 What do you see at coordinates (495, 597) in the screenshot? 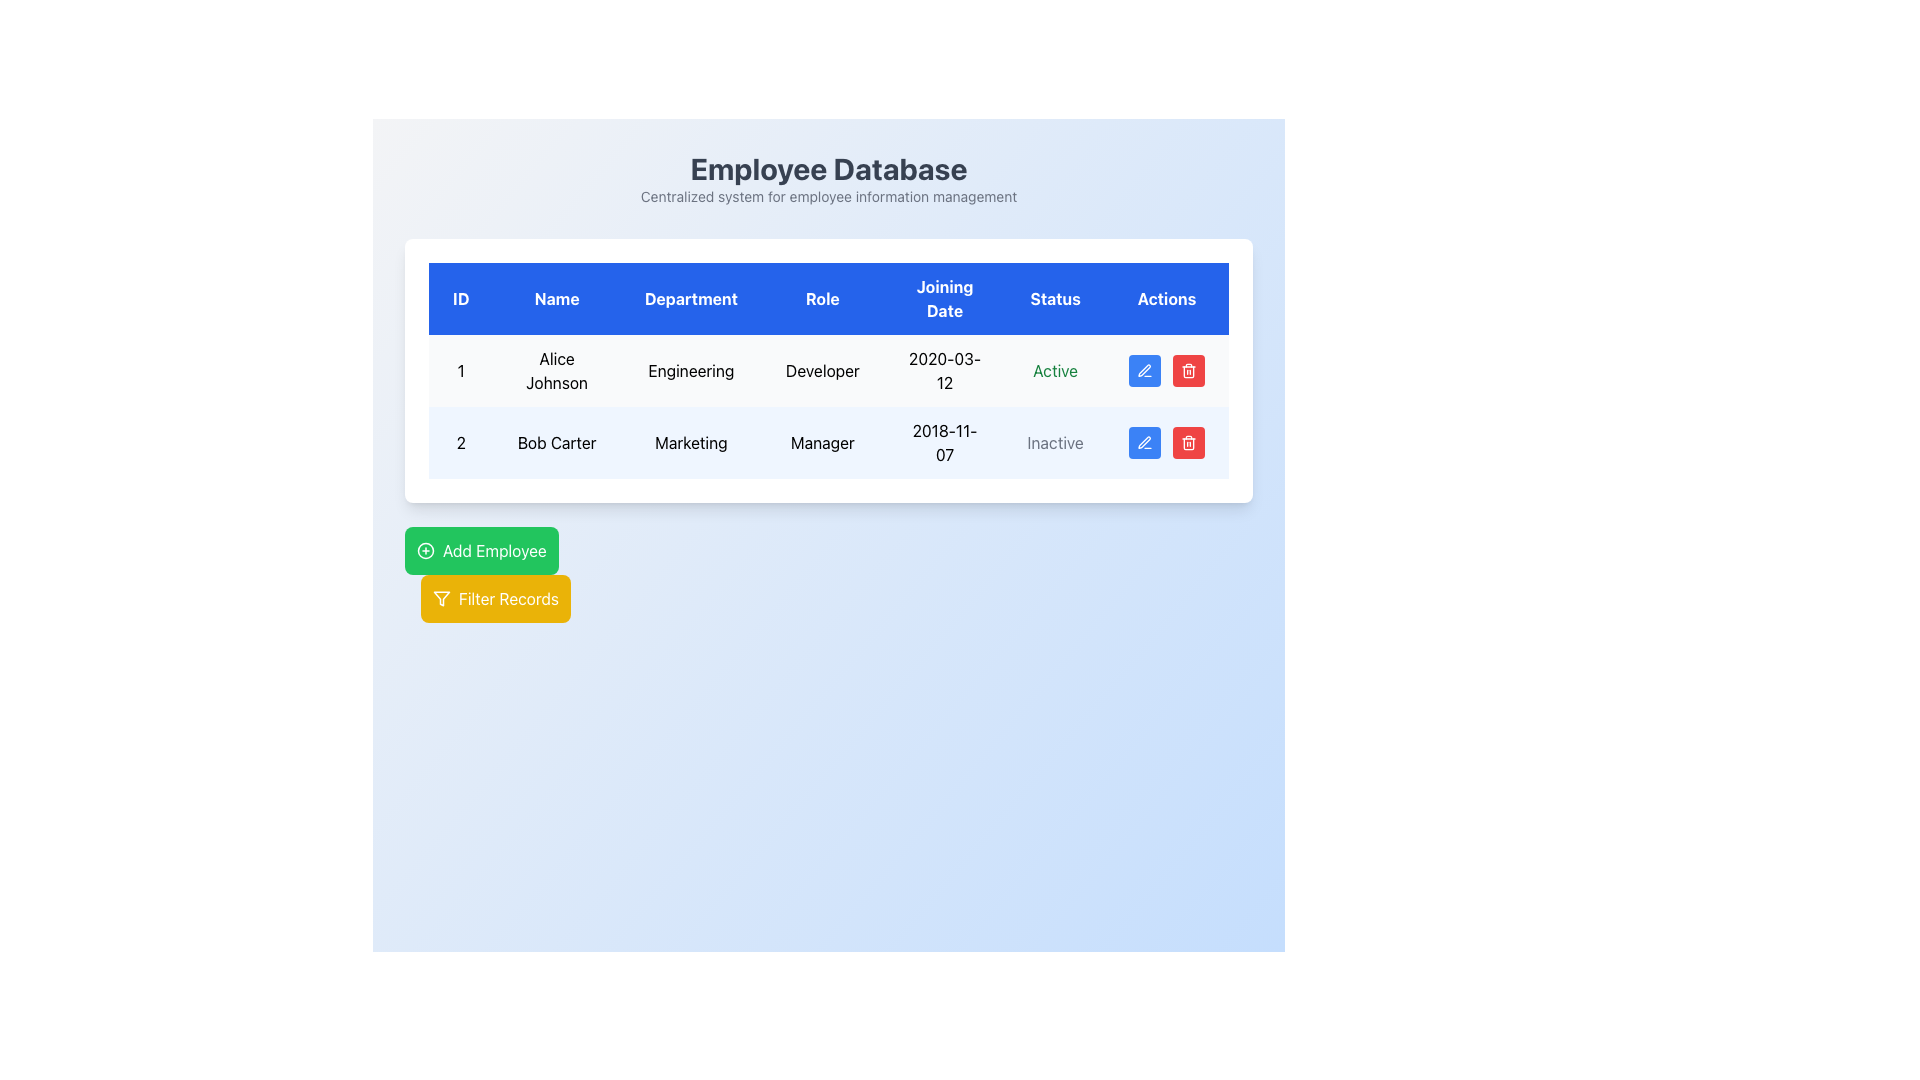
I see `the second button in the group of interactive buttons below the employee table` at bounding box center [495, 597].